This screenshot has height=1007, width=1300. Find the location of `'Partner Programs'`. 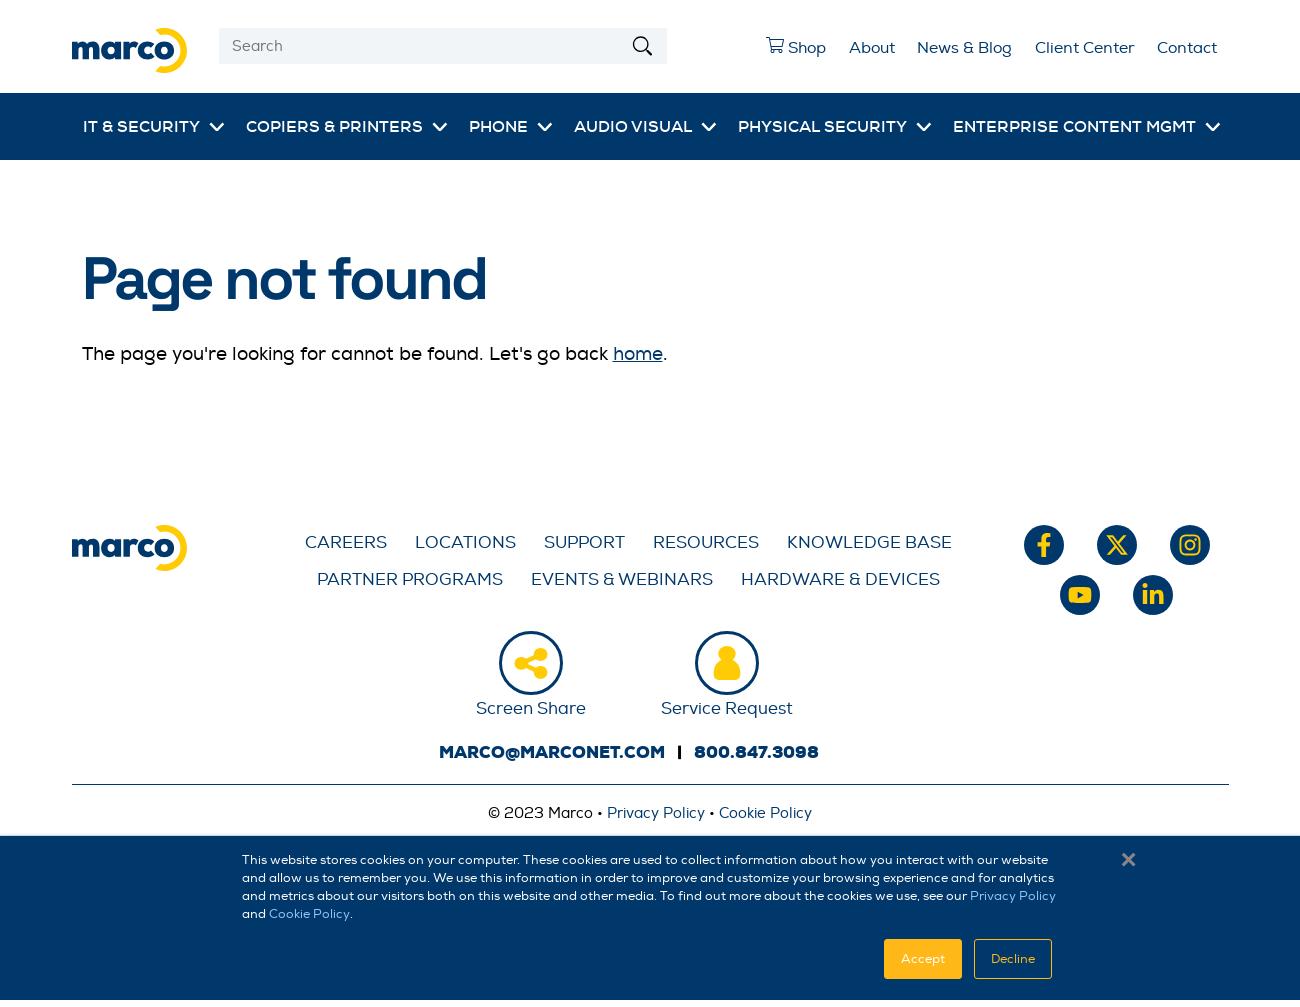

'Partner Programs' is located at coordinates (410, 577).